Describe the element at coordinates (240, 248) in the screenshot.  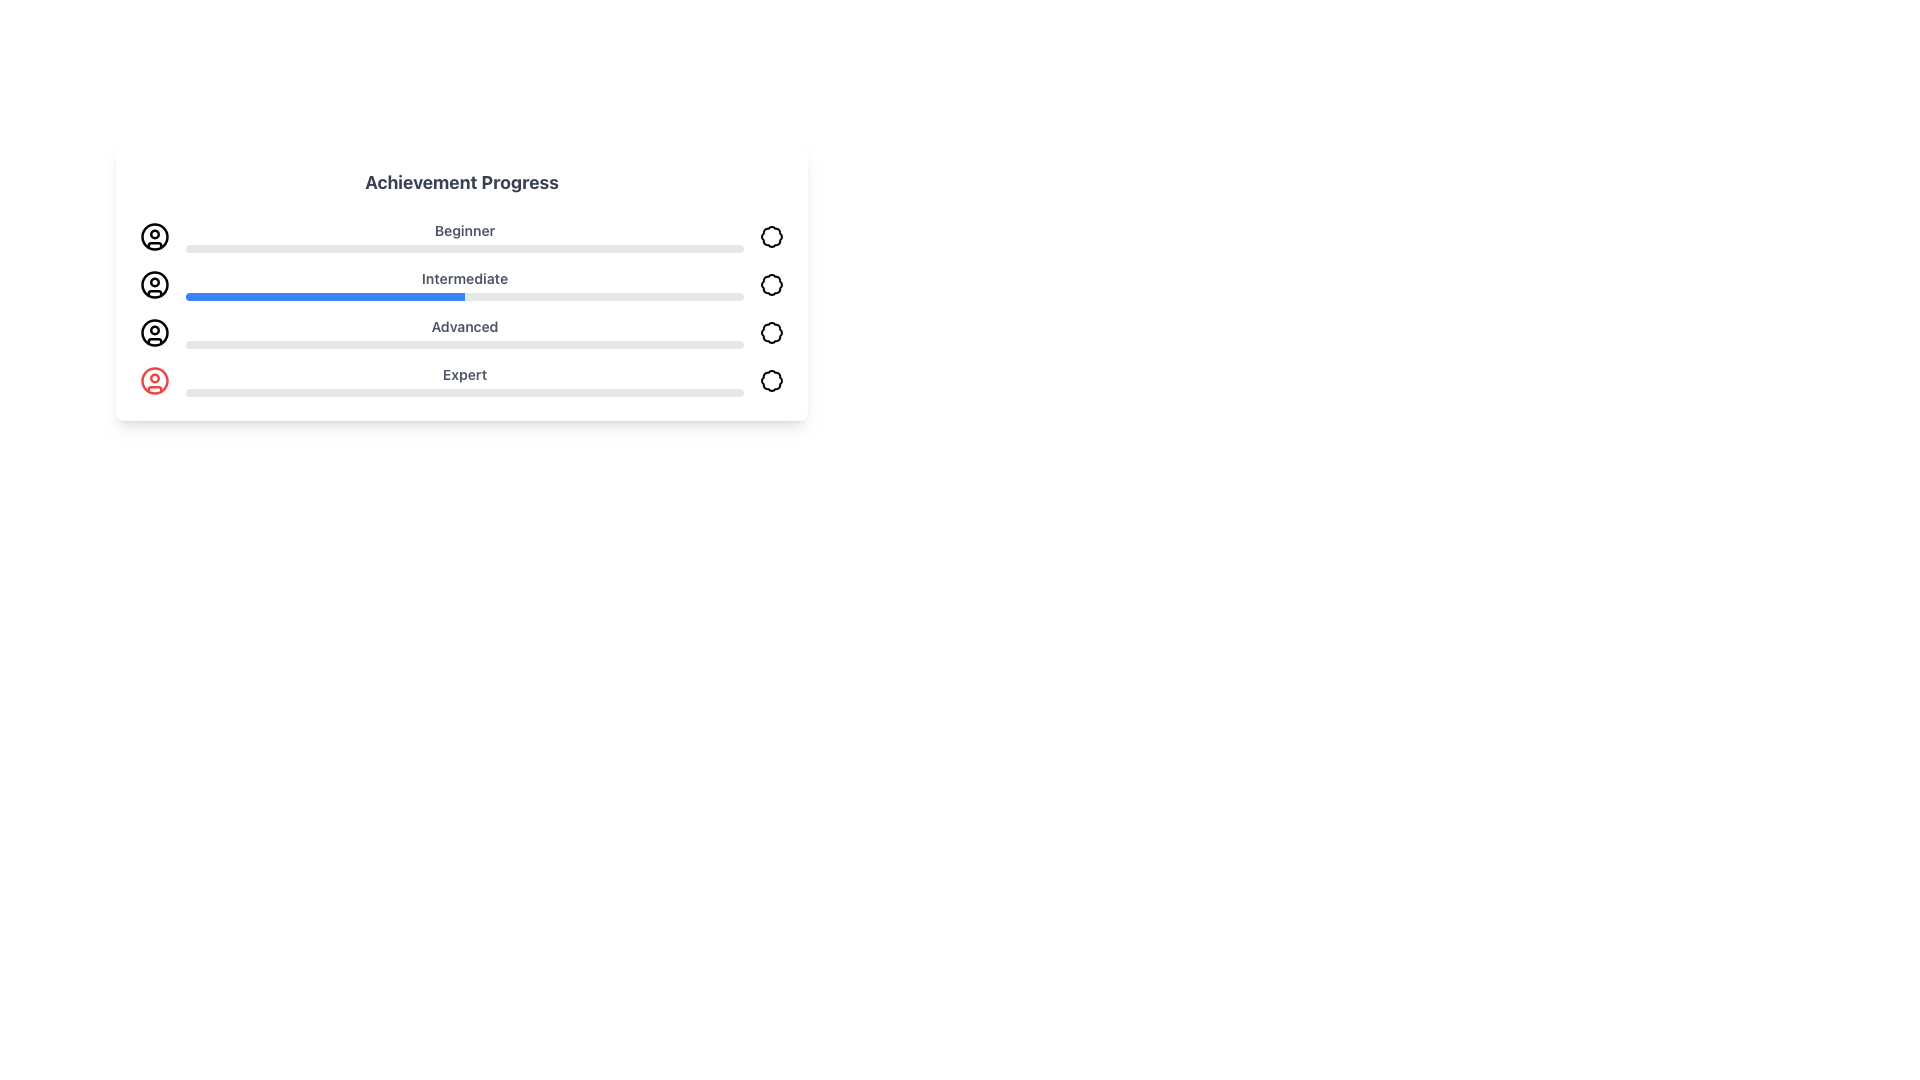
I see `the progress level of the filled green indicator portion of the horizontal progress bar located in the 'Beginner' section under the 'Achievement Progress' header` at that location.